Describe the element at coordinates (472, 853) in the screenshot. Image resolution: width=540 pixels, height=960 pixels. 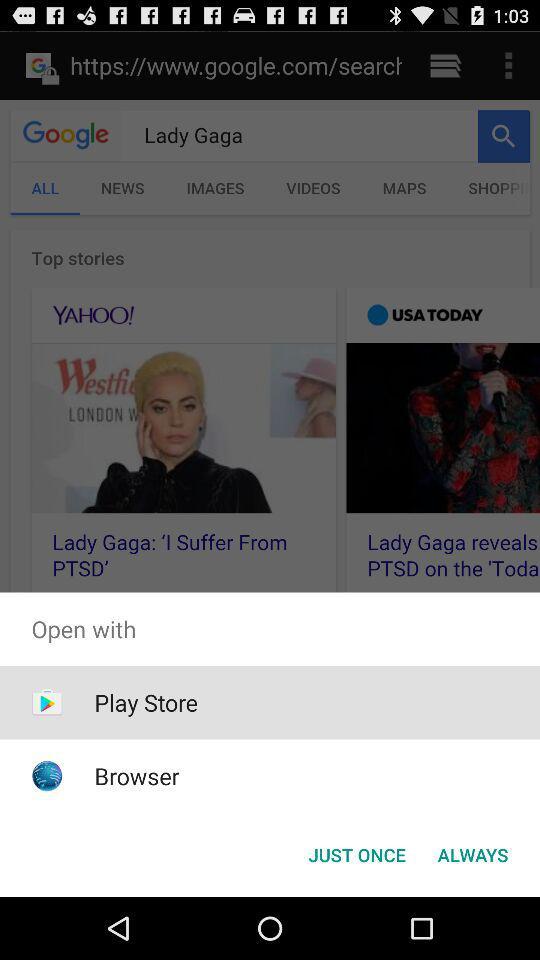
I see `always item` at that location.